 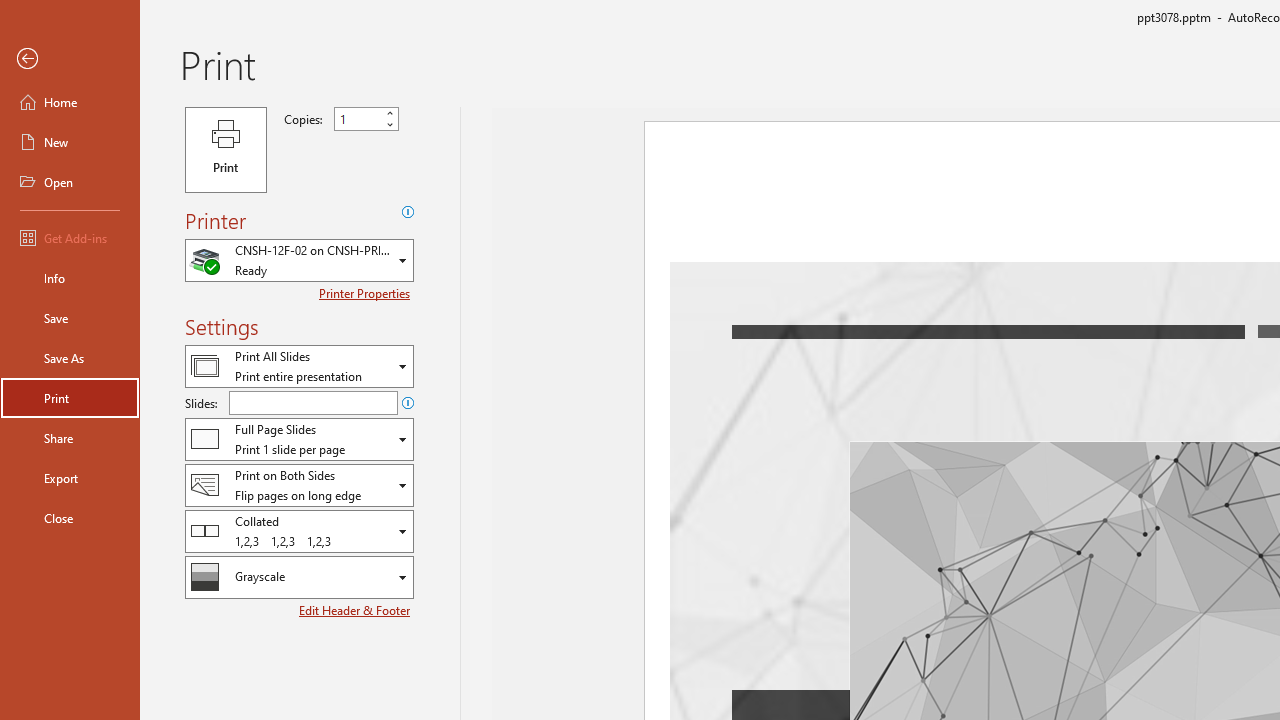 I want to click on 'Collation', so click(x=298, y=530).